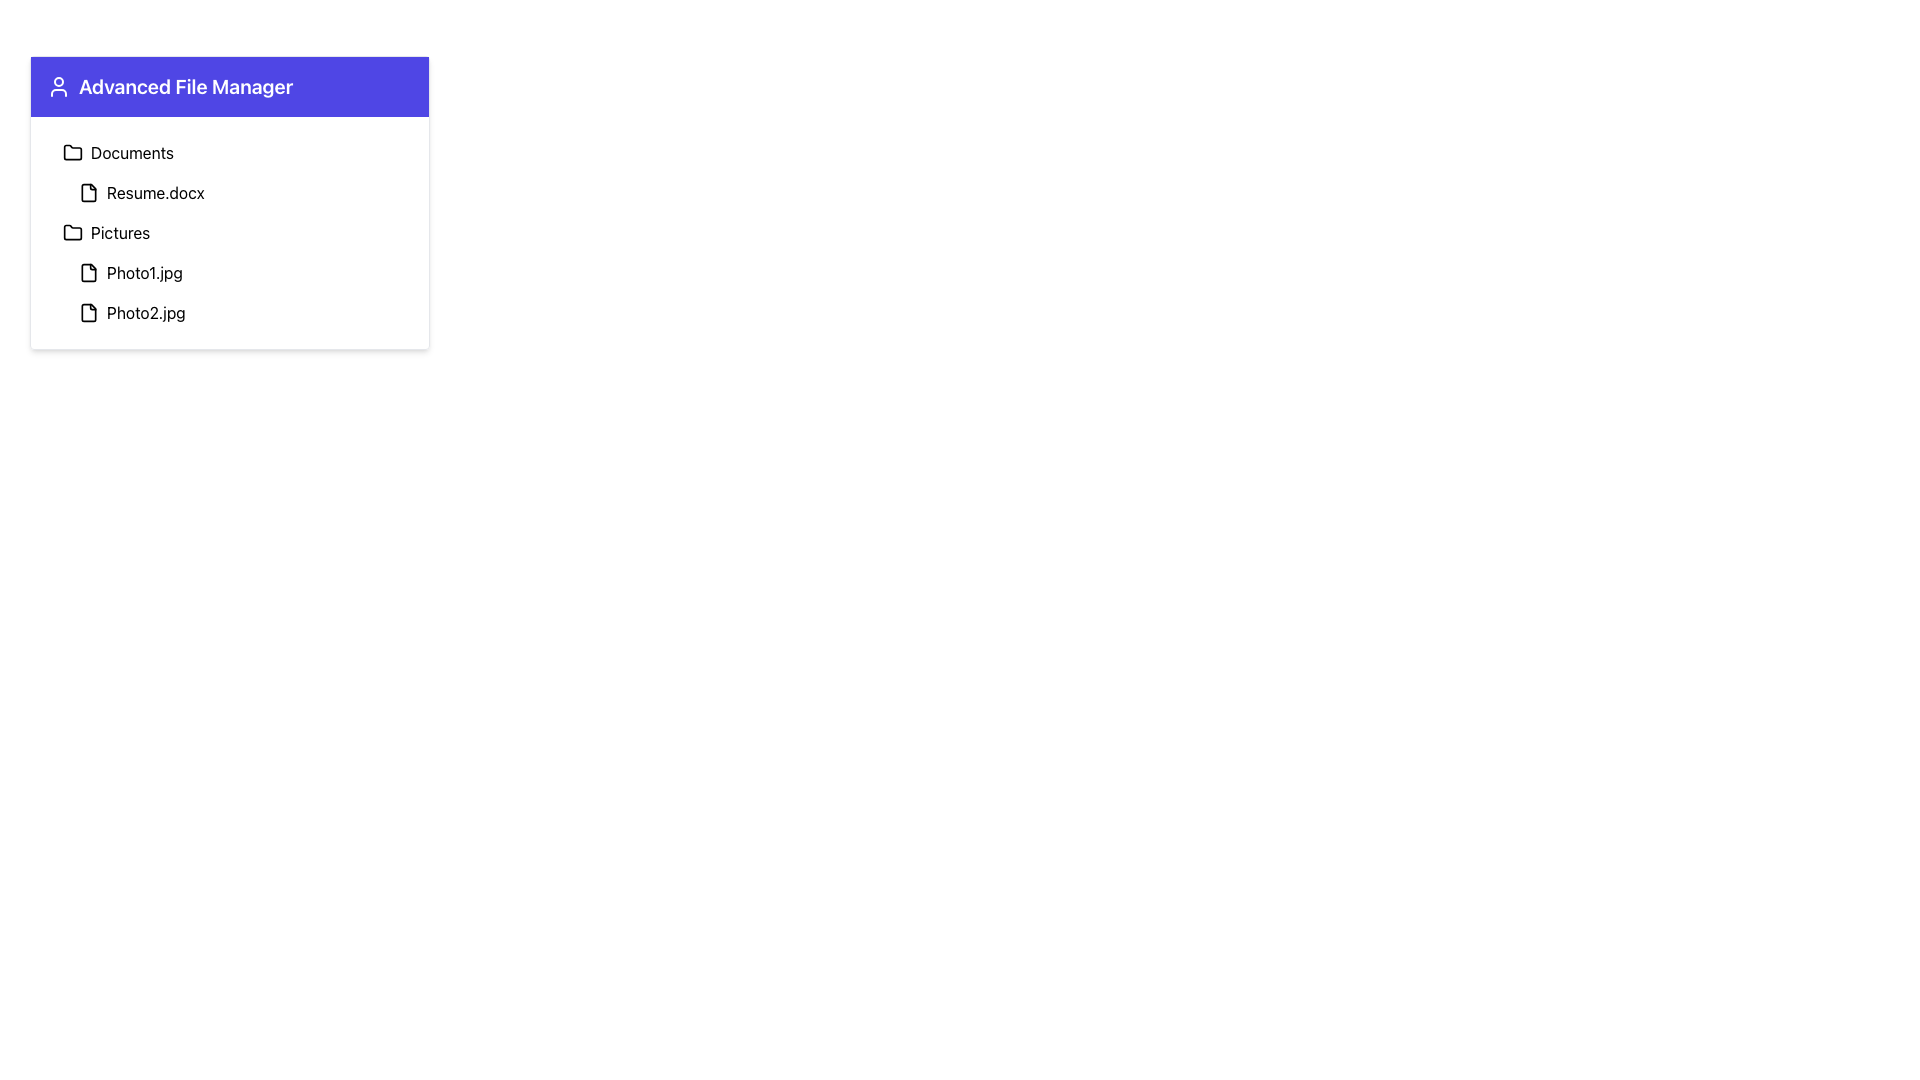 The width and height of the screenshot is (1920, 1080). Describe the element at coordinates (230, 231) in the screenshot. I see `the list item representing the folder entry labeled 'Pictures' for keyboard interaction` at that location.